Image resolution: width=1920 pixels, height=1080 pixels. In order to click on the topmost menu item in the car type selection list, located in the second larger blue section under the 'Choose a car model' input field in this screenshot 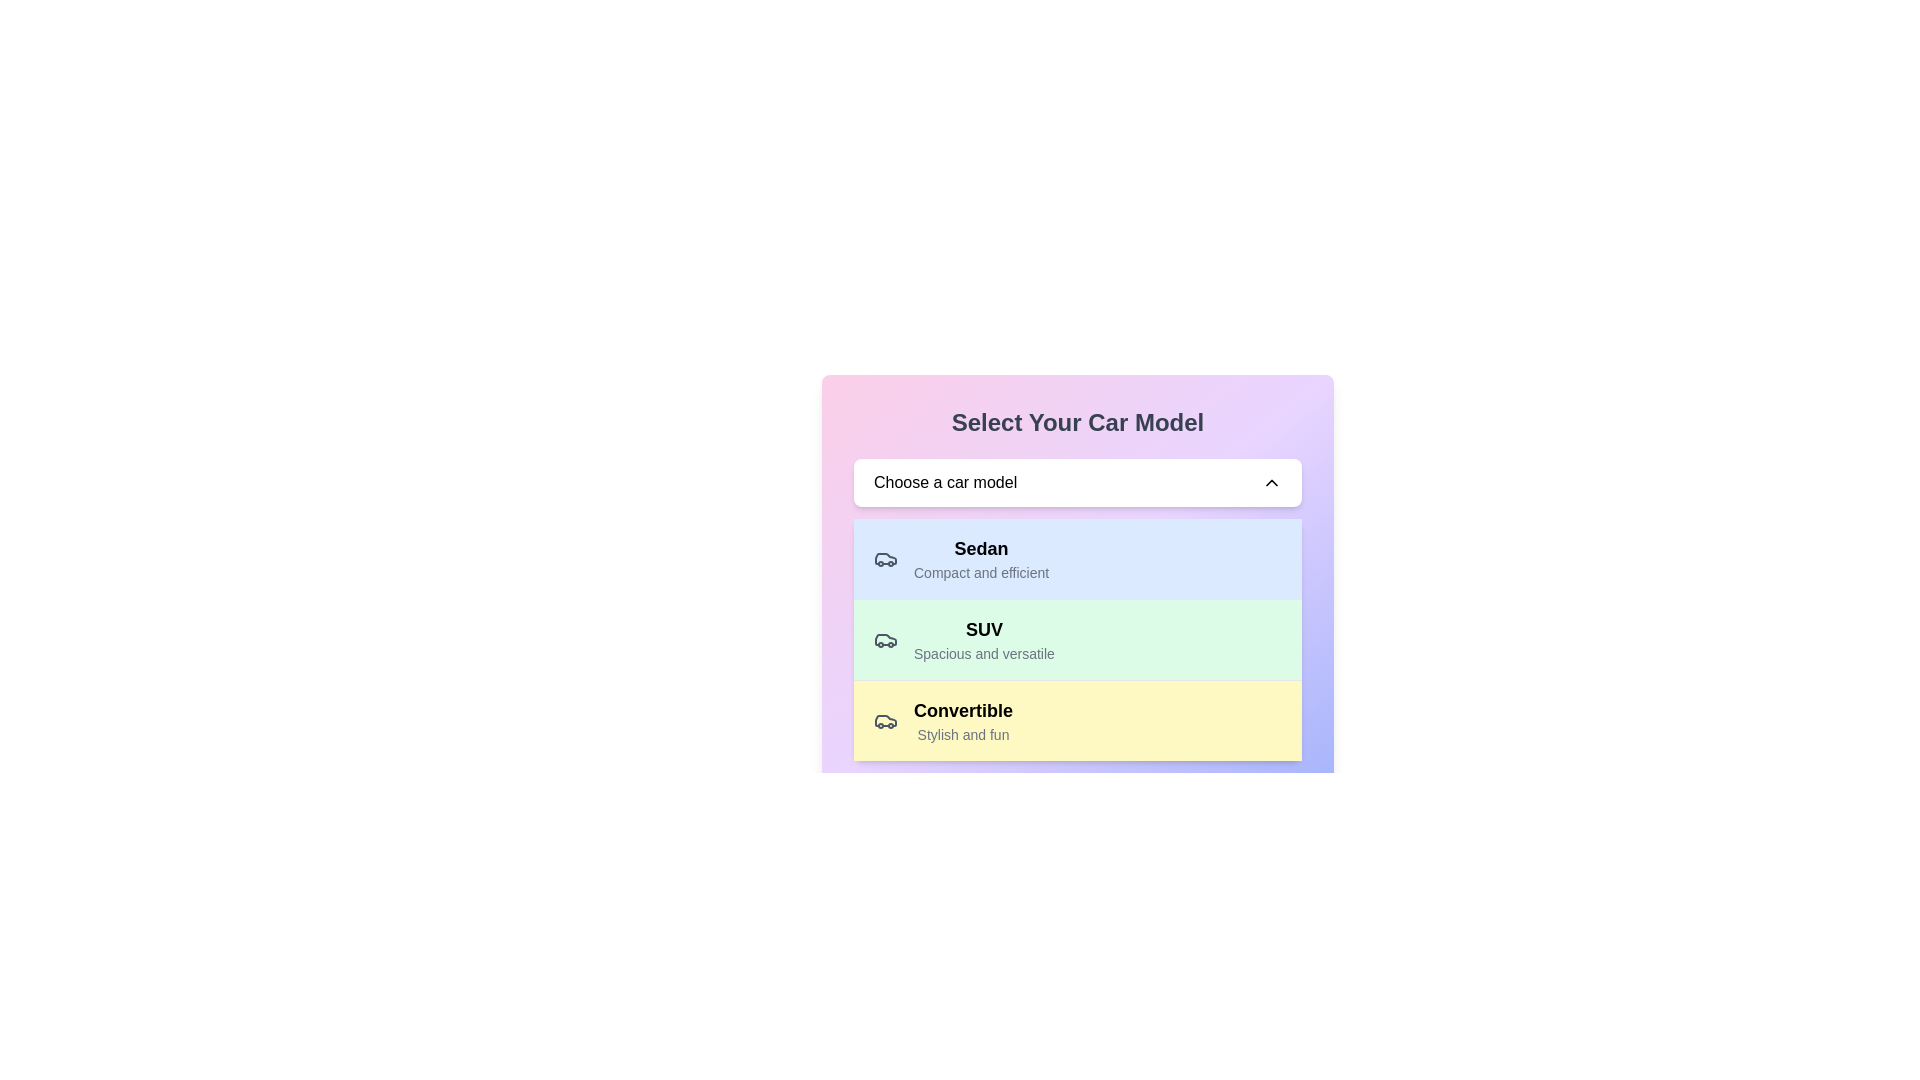, I will do `click(961, 559)`.